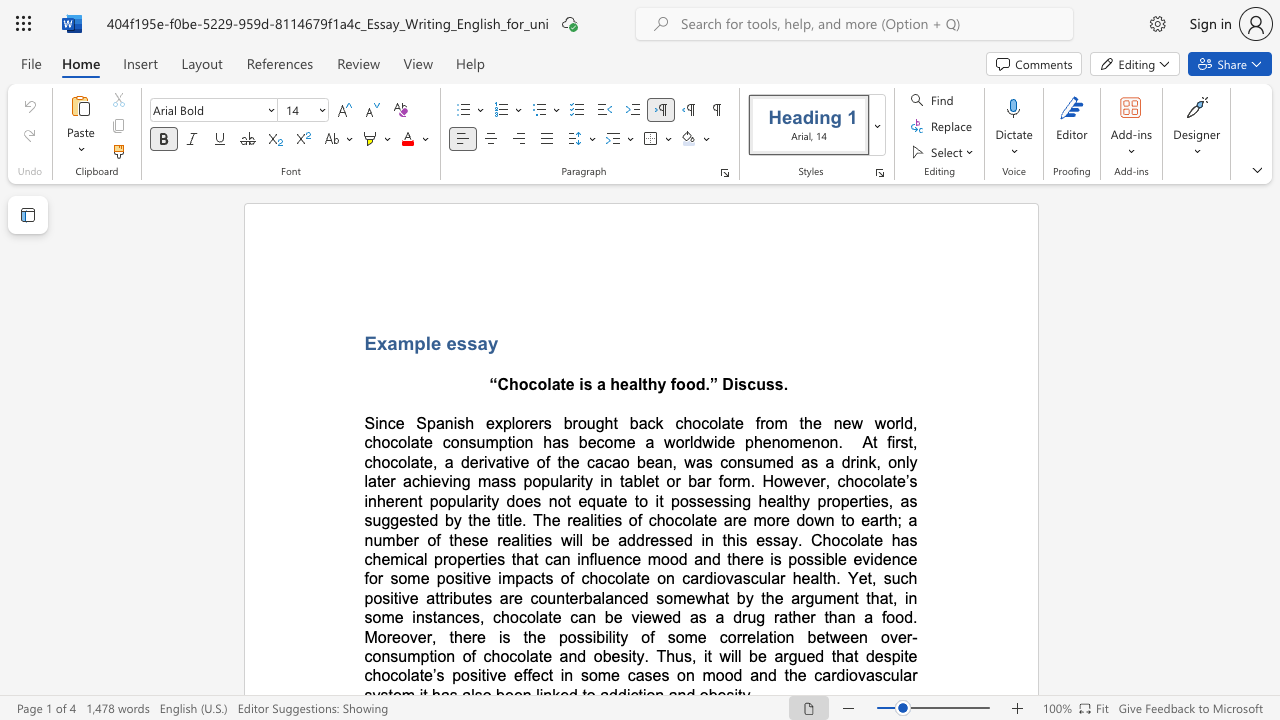 Image resolution: width=1280 pixels, height=720 pixels. What do you see at coordinates (660, 559) in the screenshot?
I see `the subset text "ood and there i" within the text "emical properties that can influence mood and there is"` at bounding box center [660, 559].